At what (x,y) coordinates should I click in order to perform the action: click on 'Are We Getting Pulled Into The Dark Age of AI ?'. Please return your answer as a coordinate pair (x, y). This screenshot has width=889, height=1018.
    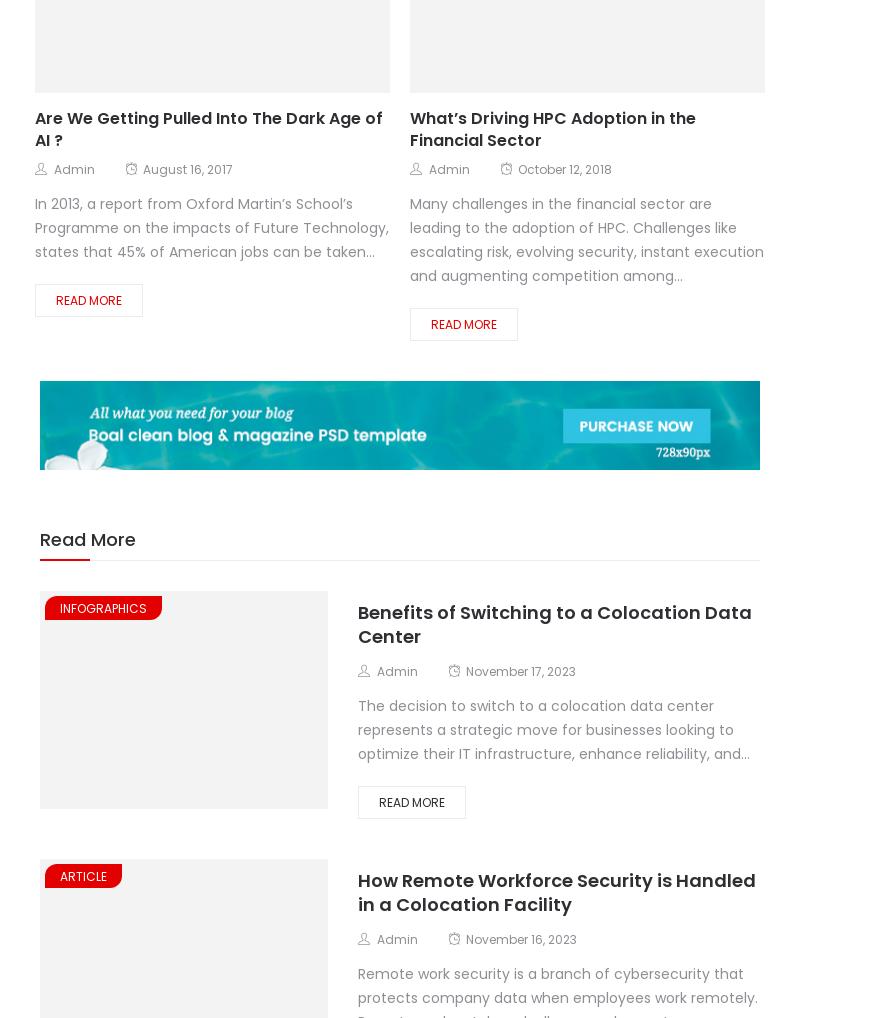
    Looking at the image, I should click on (208, 128).